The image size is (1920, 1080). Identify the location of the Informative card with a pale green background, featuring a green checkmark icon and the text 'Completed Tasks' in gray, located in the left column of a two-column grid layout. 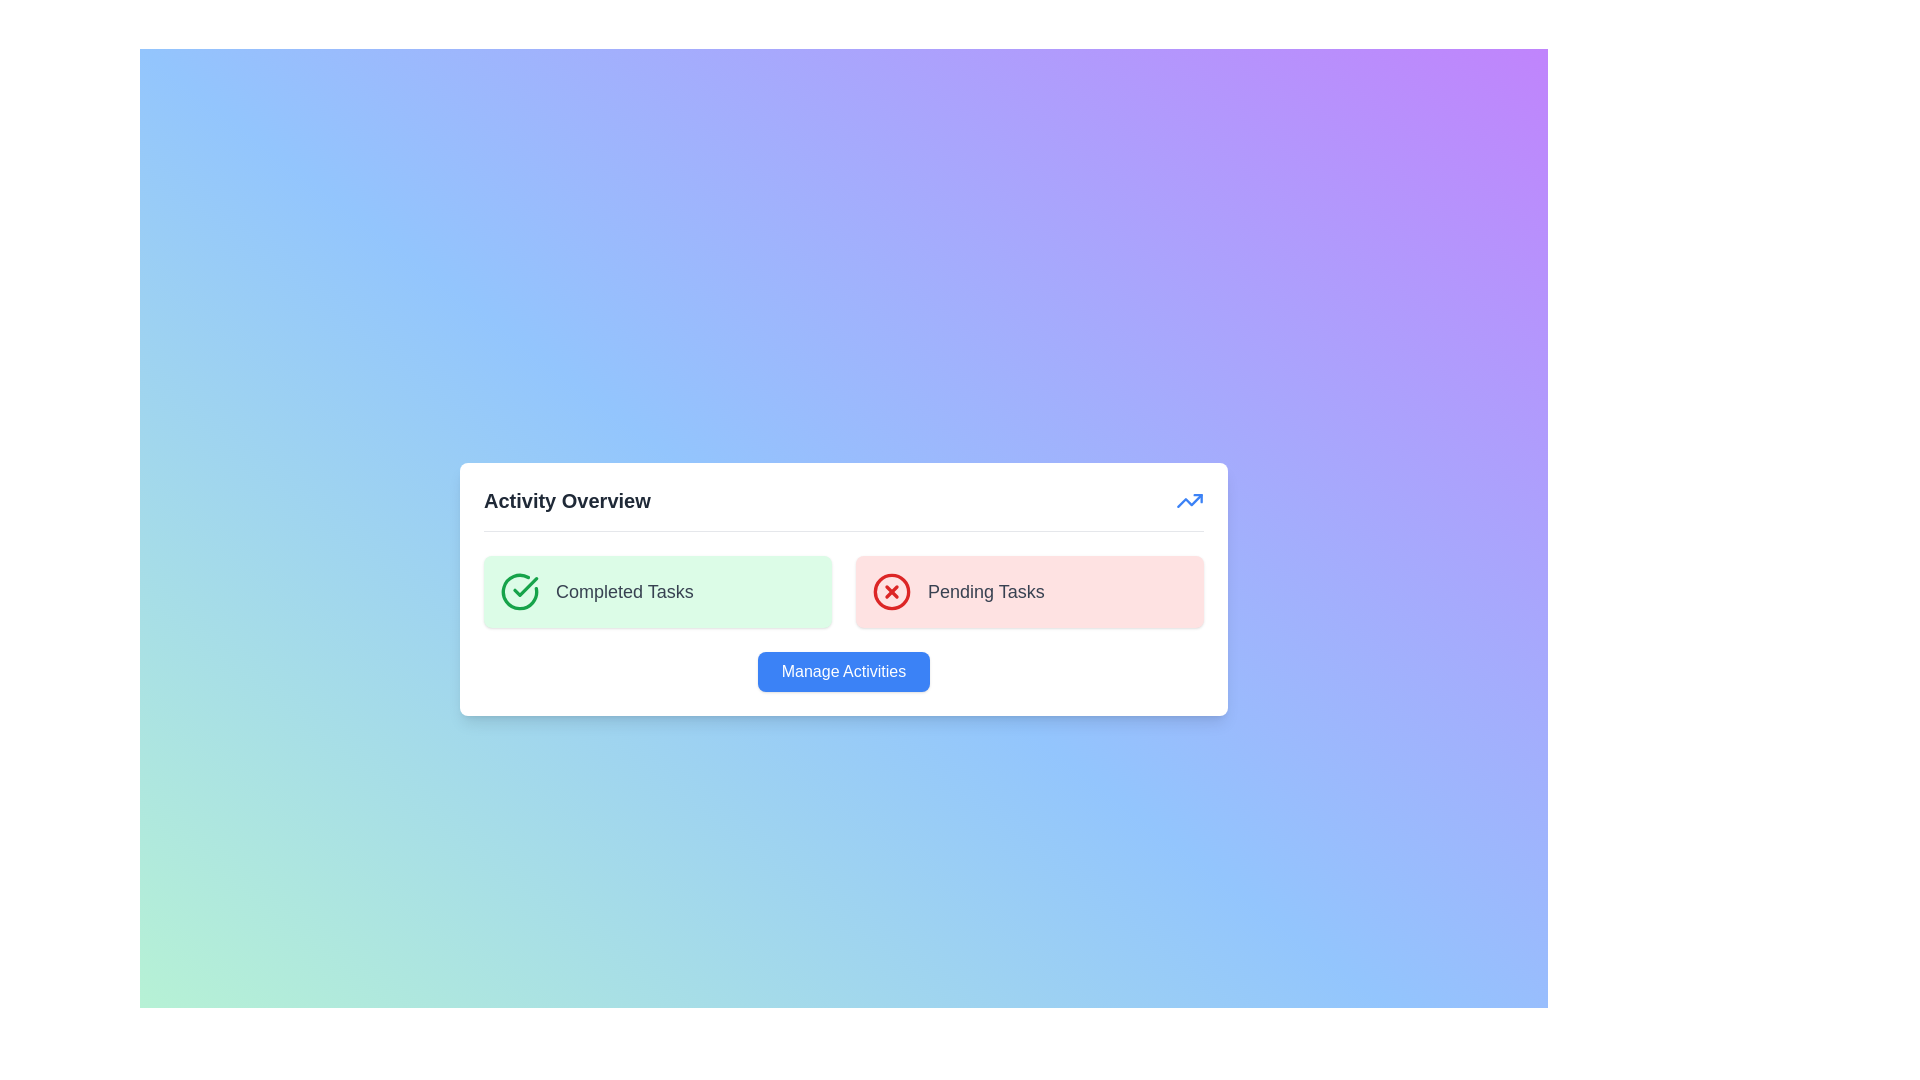
(657, 589).